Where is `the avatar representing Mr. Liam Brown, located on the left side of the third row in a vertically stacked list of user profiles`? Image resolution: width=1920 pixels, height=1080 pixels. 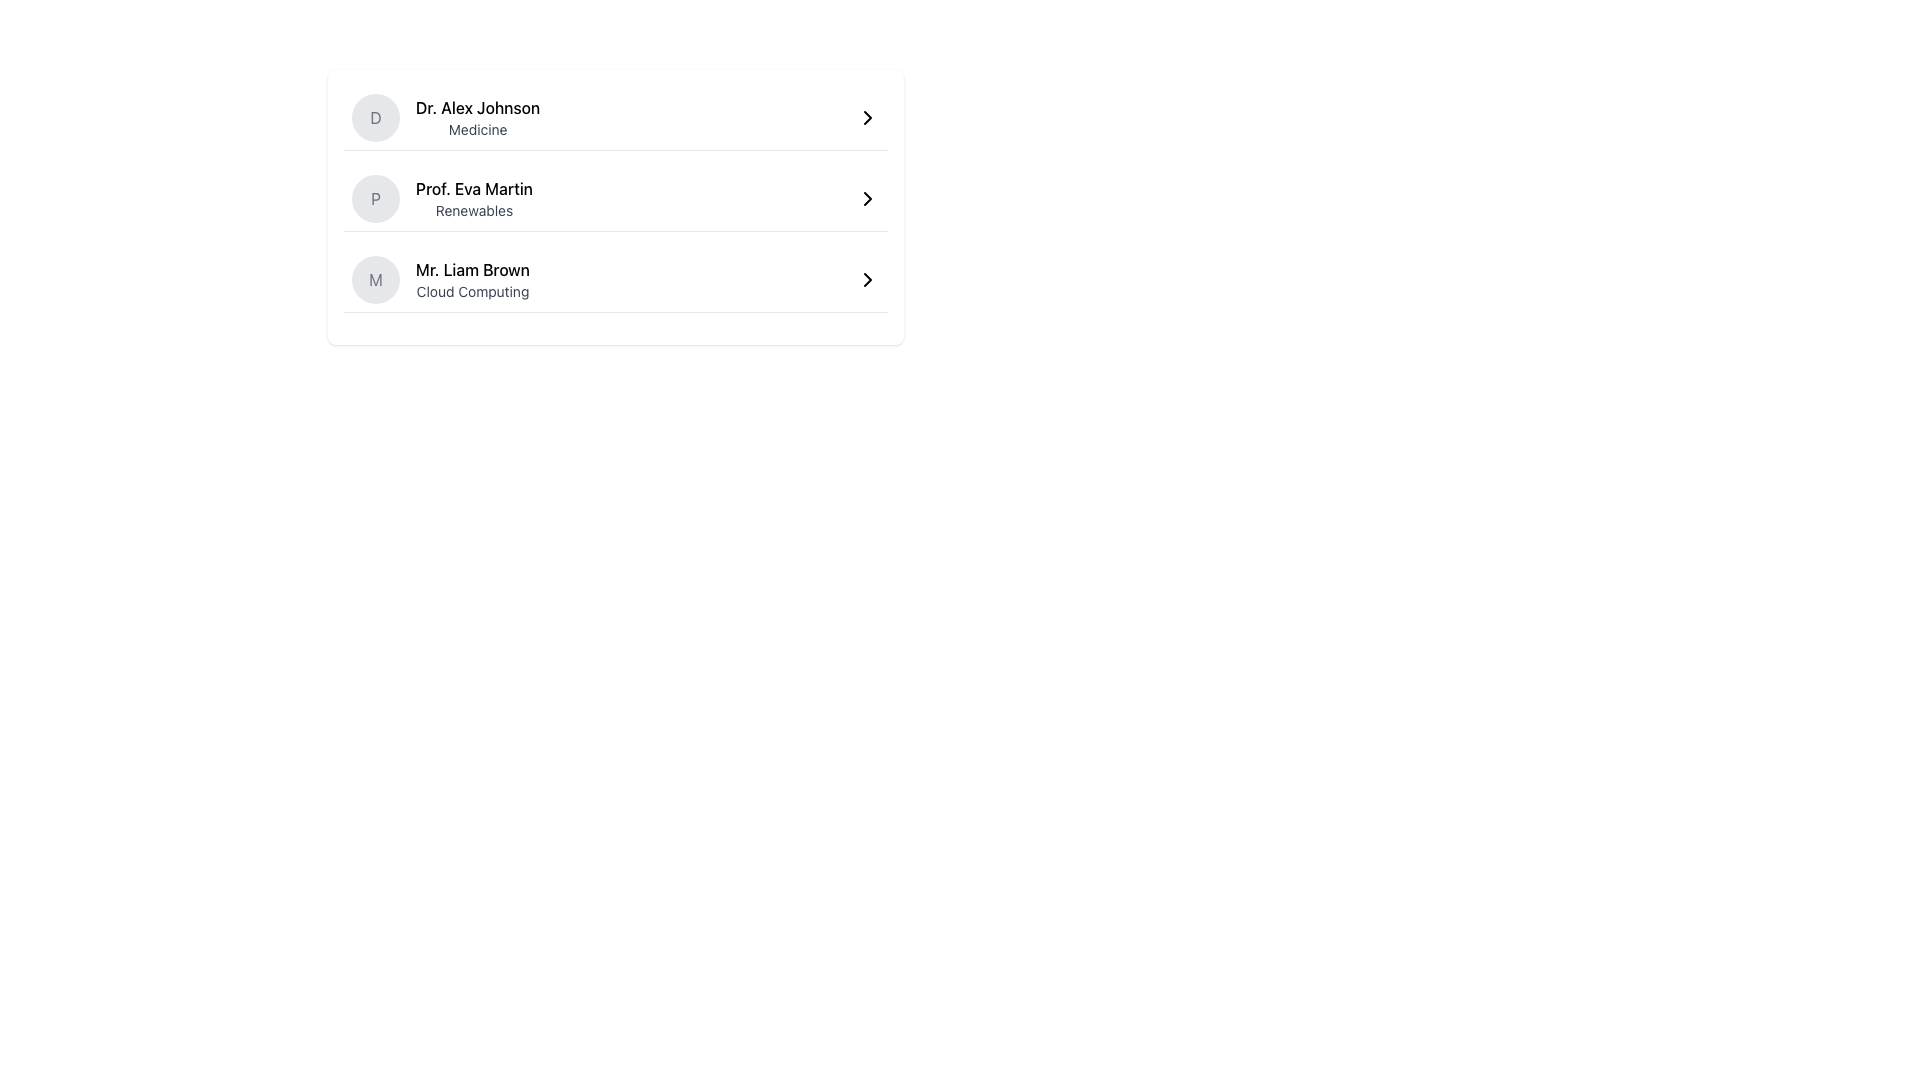 the avatar representing Mr. Liam Brown, located on the left side of the third row in a vertically stacked list of user profiles is located at coordinates (375, 280).